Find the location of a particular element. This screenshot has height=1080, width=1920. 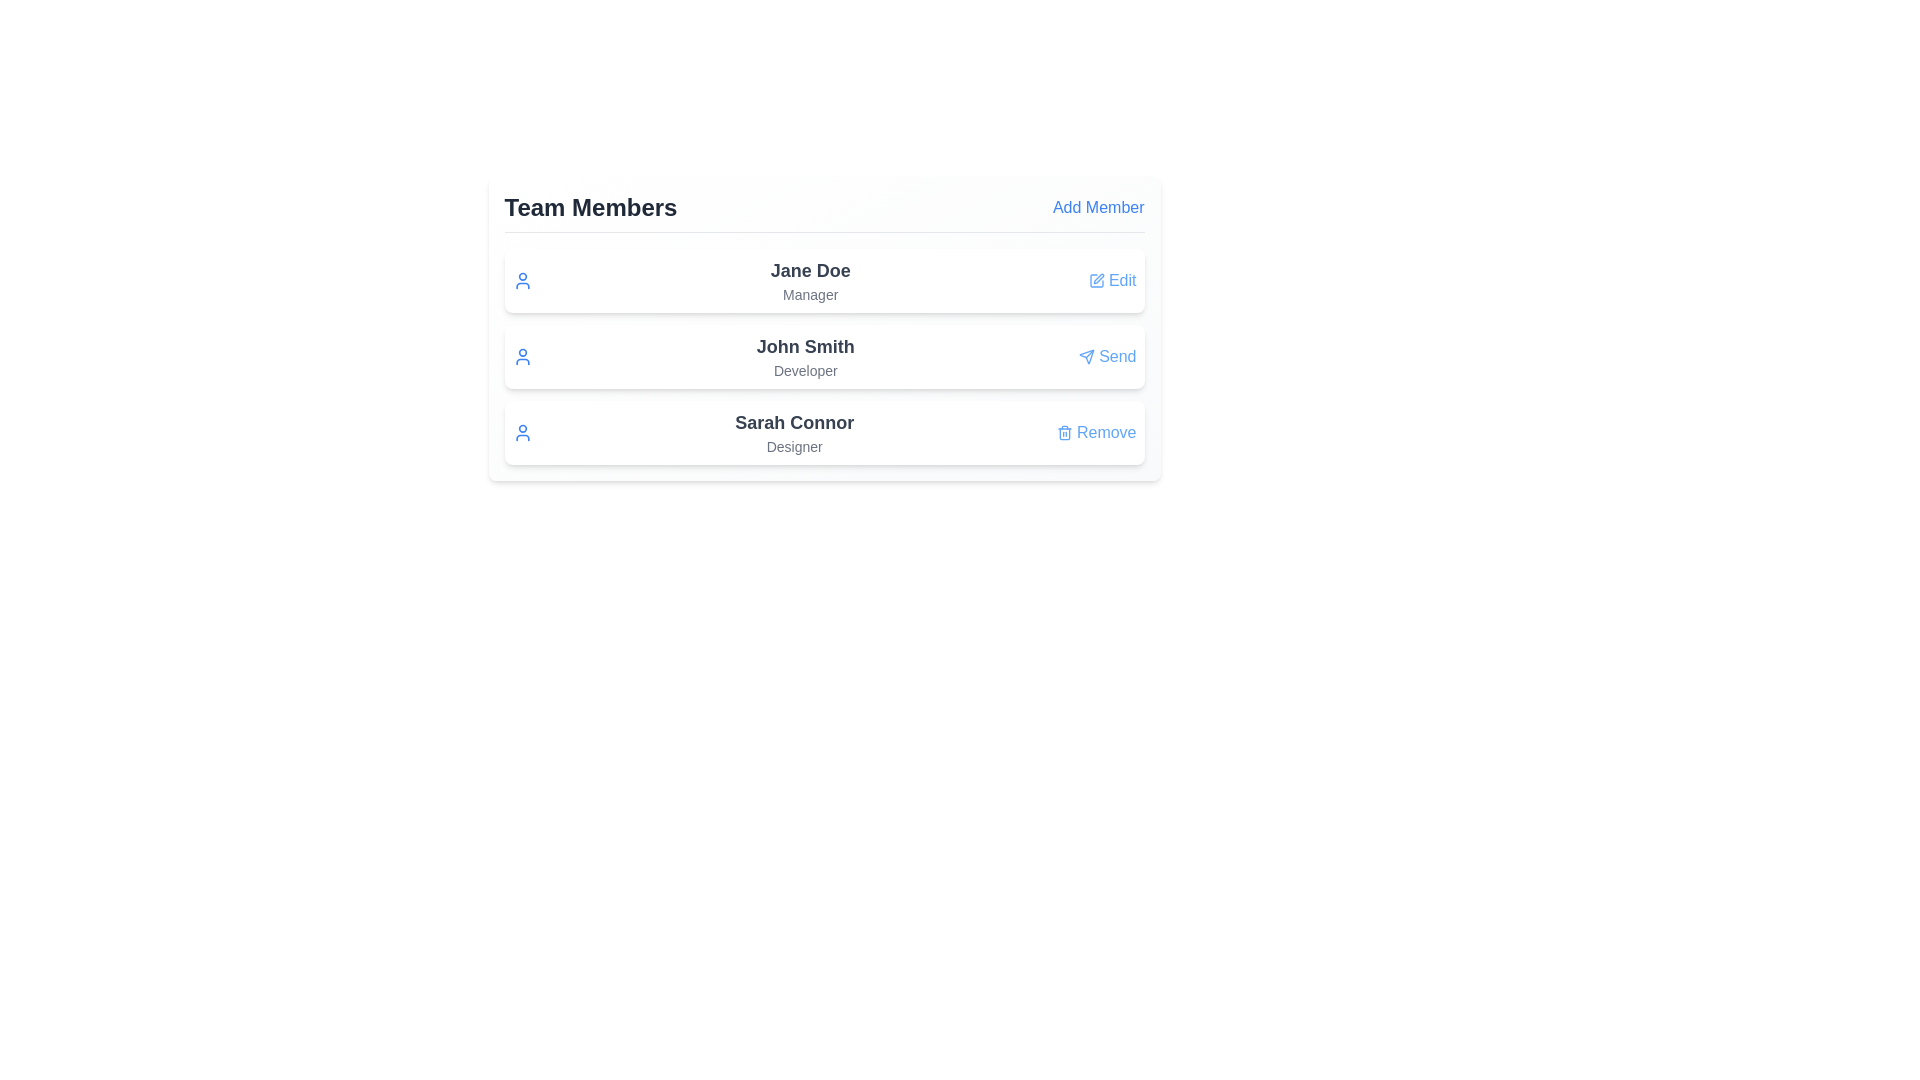

the 'Edit' button for the team member Jane Doe is located at coordinates (1111, 281).